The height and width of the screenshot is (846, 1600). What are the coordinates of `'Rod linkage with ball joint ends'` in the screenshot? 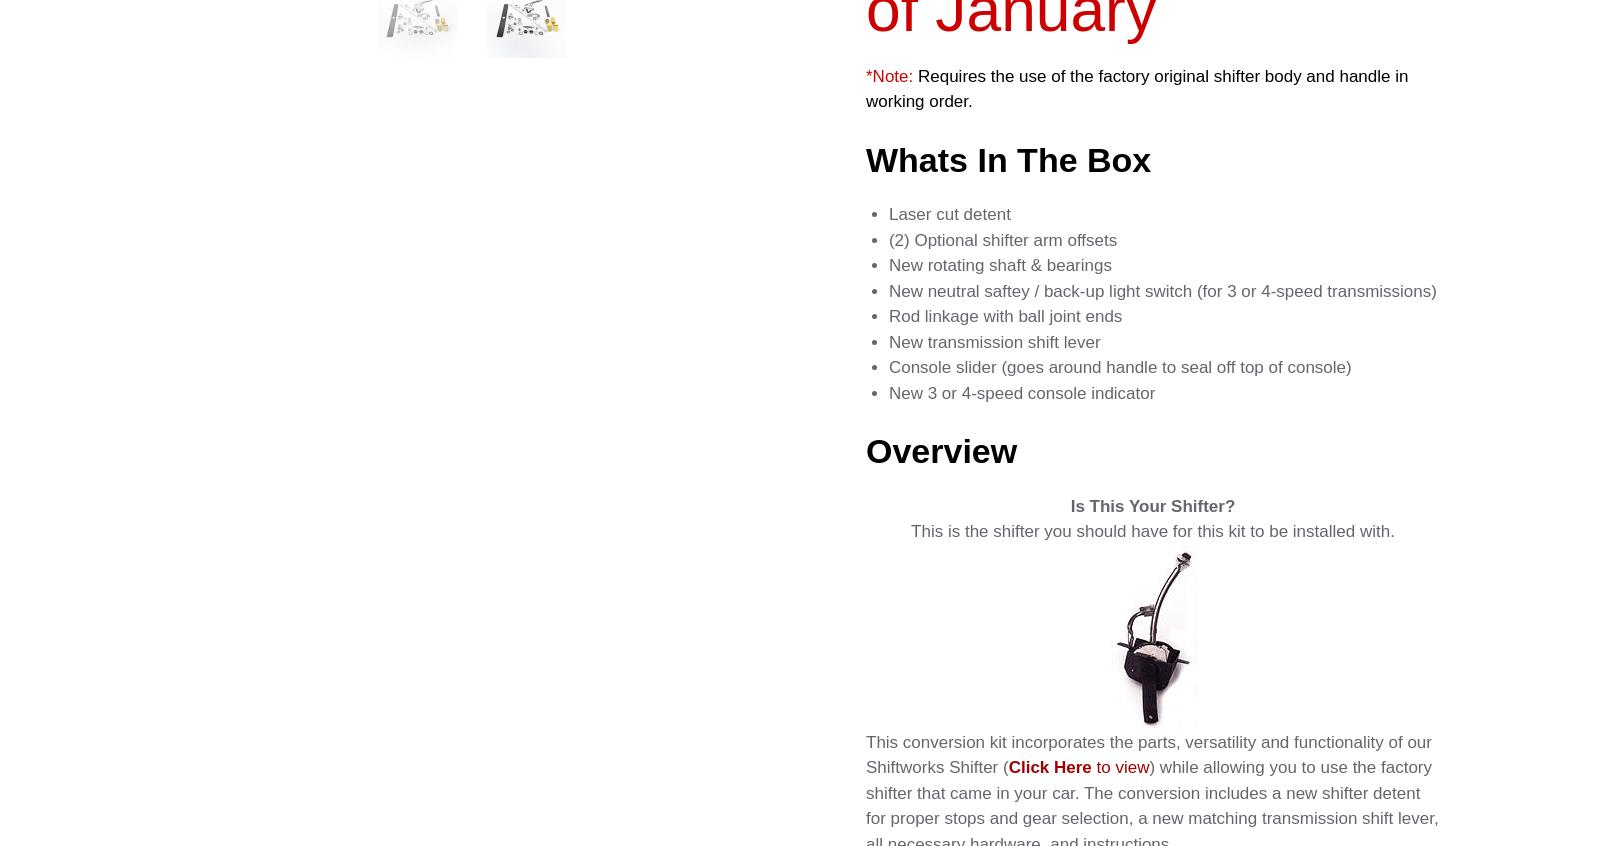 It's located at (1004, 315).